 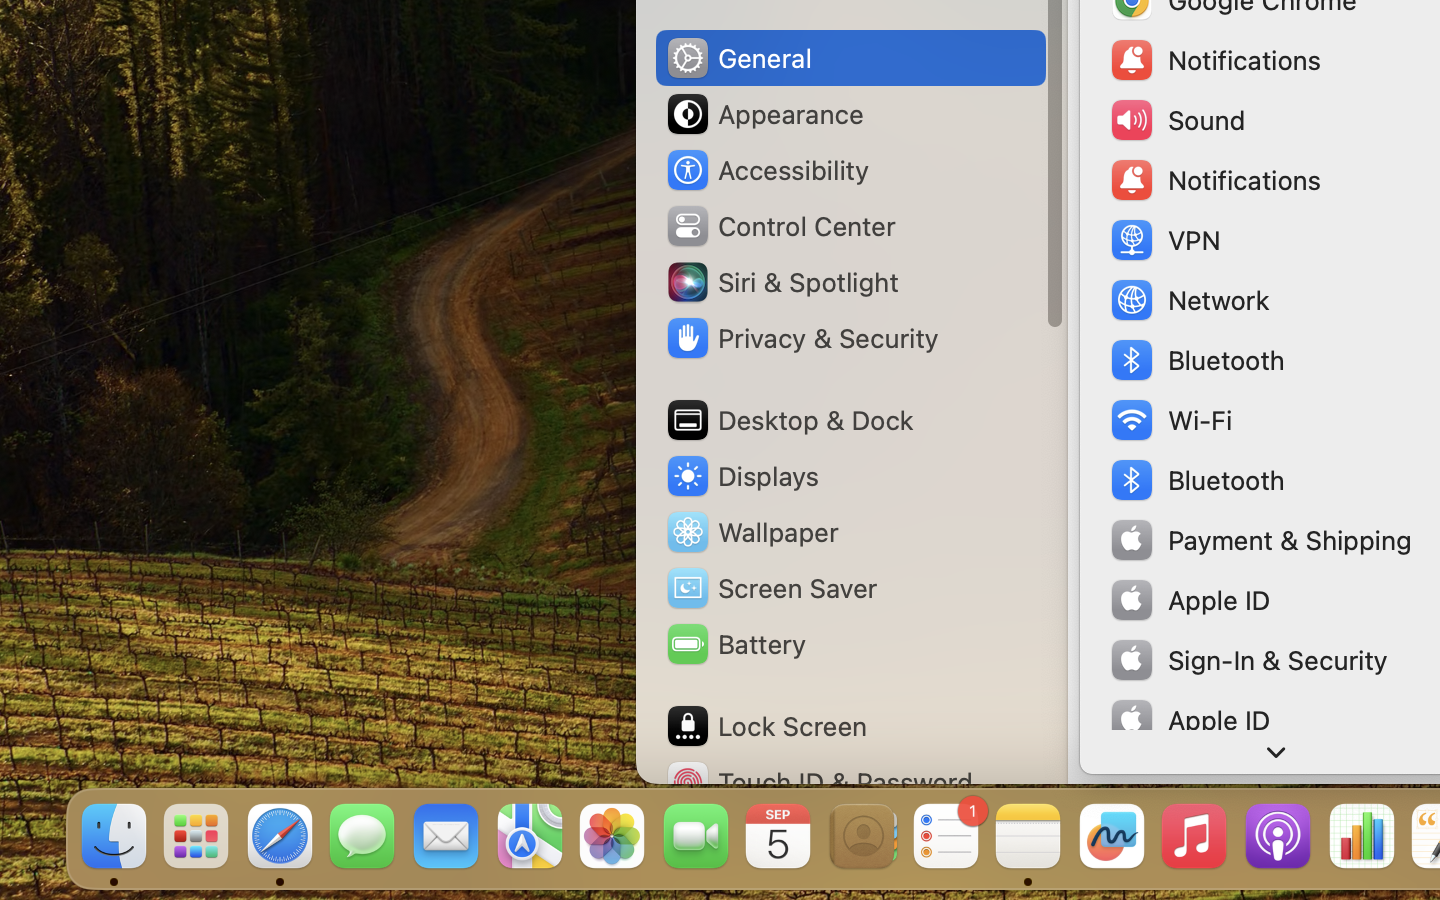 What do you see at coordinates (779, 225) in the screenshot?
I see `'Control Center'` at bounding box center [779, 225].